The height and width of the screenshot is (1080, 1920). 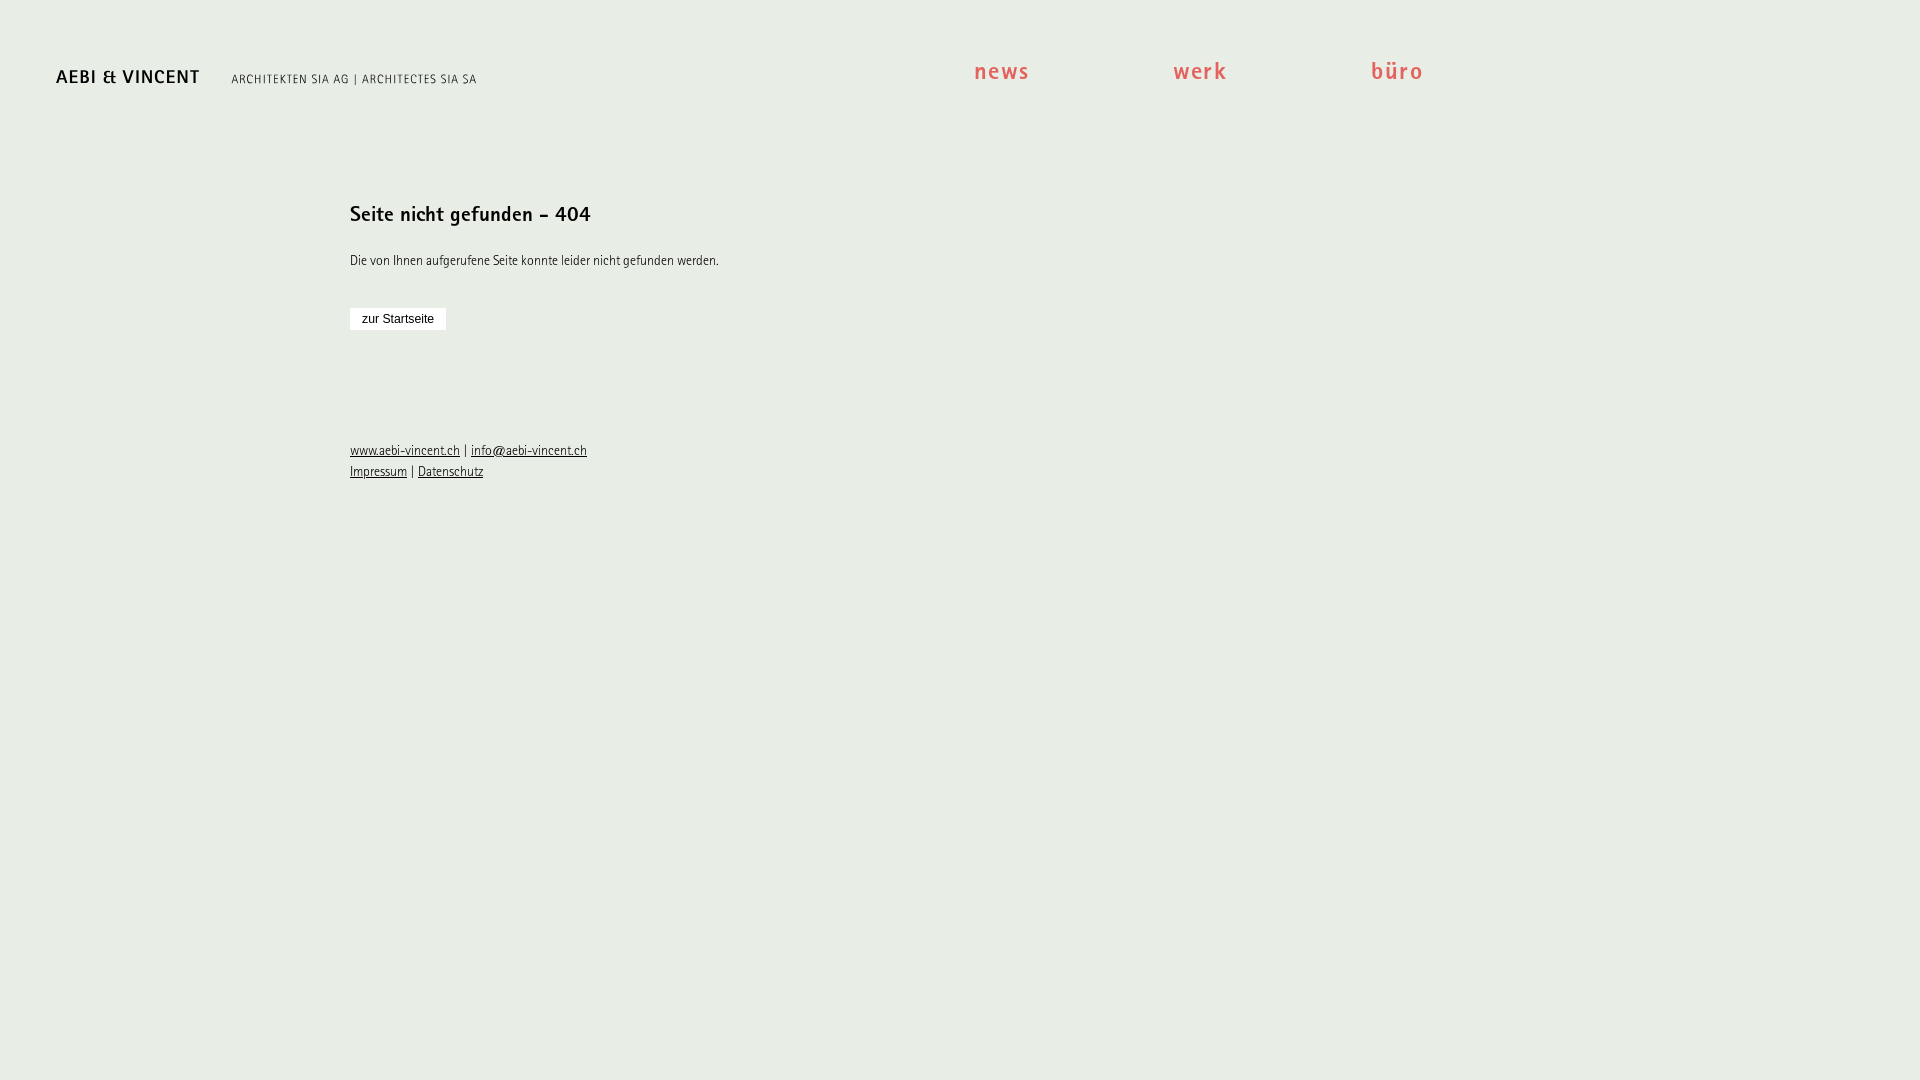 I want to click on 'zur Startseite', so click(x=398, y=318).